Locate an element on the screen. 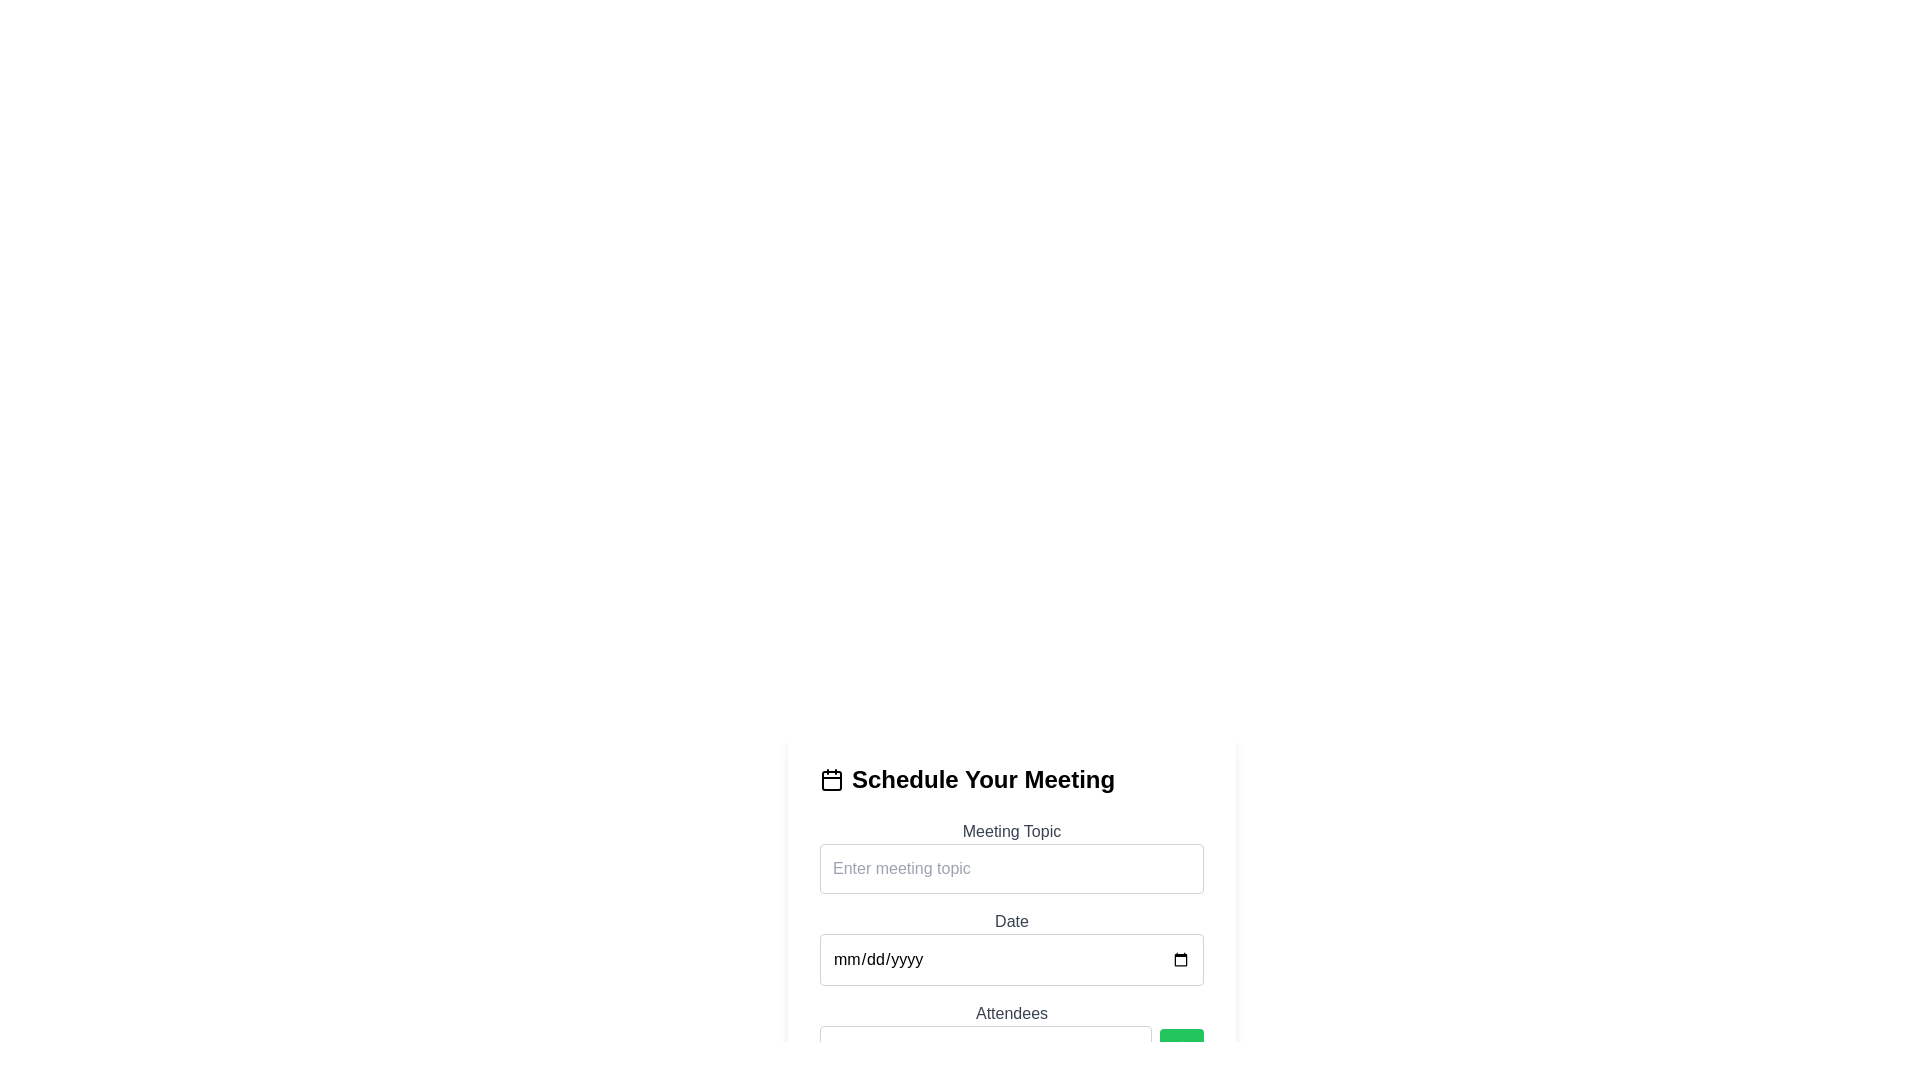  the circular plus icon button with a green background located at the bottom right corner of the 'Attendees' input field is located at coordinates (1181, 1049).